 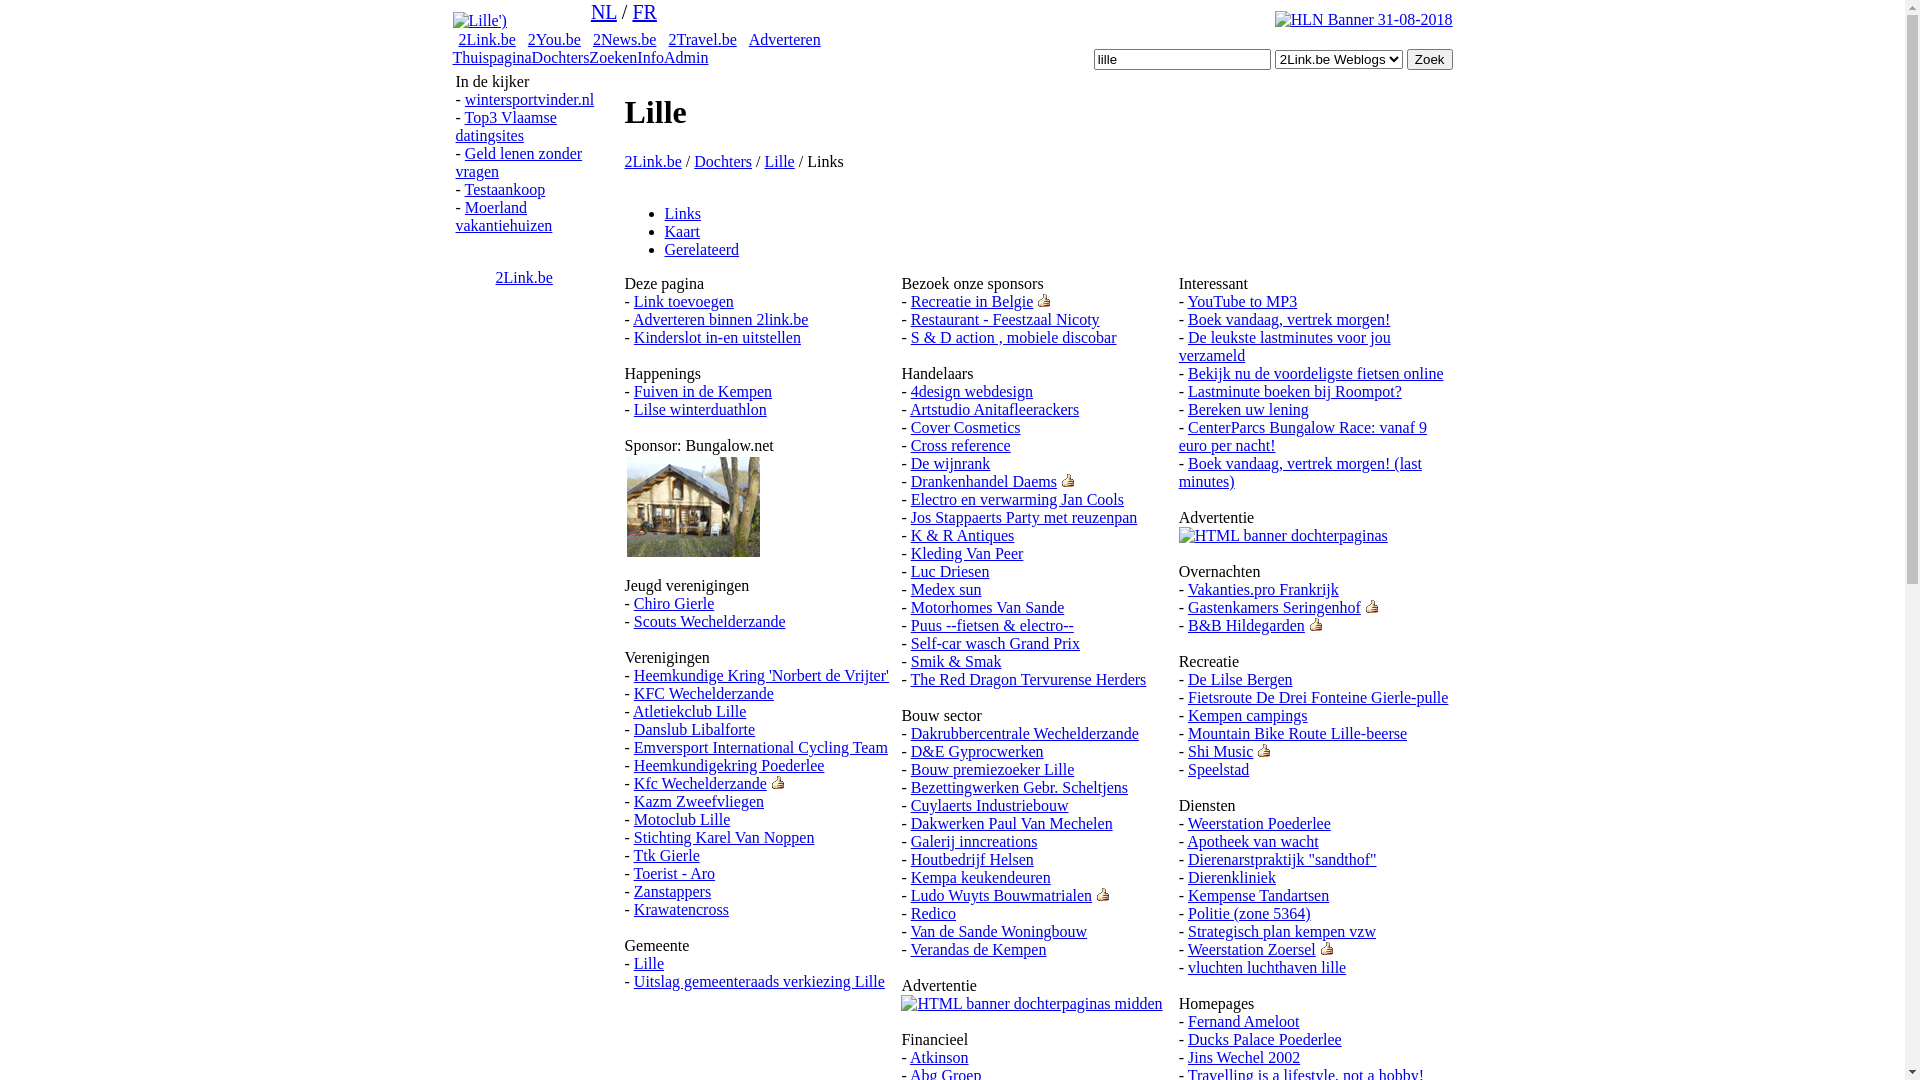 What do you see at coordinates (980, 876) in the screenshot?
I see `'Kempa keukendeuren'` at bounding box center [980, 876].